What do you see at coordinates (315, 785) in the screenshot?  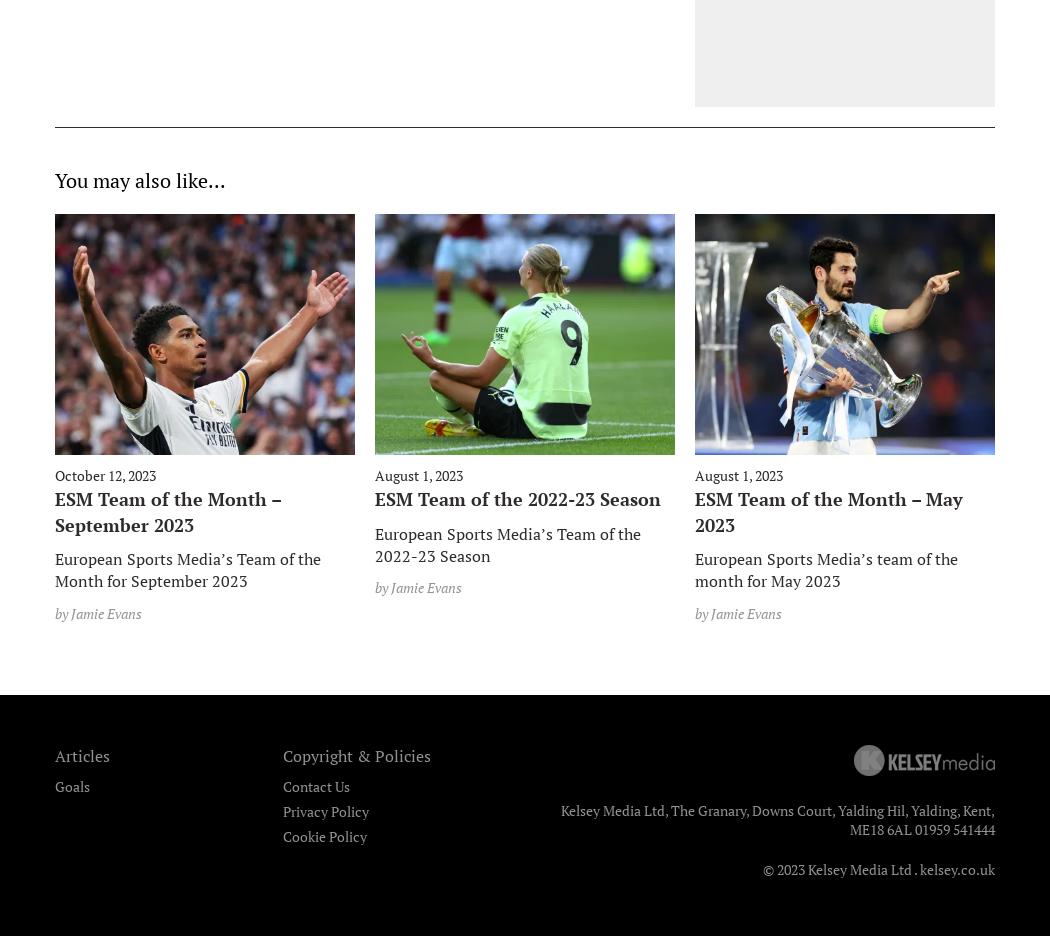 I see `'Contact Us'` at bounding box center [315, 785].